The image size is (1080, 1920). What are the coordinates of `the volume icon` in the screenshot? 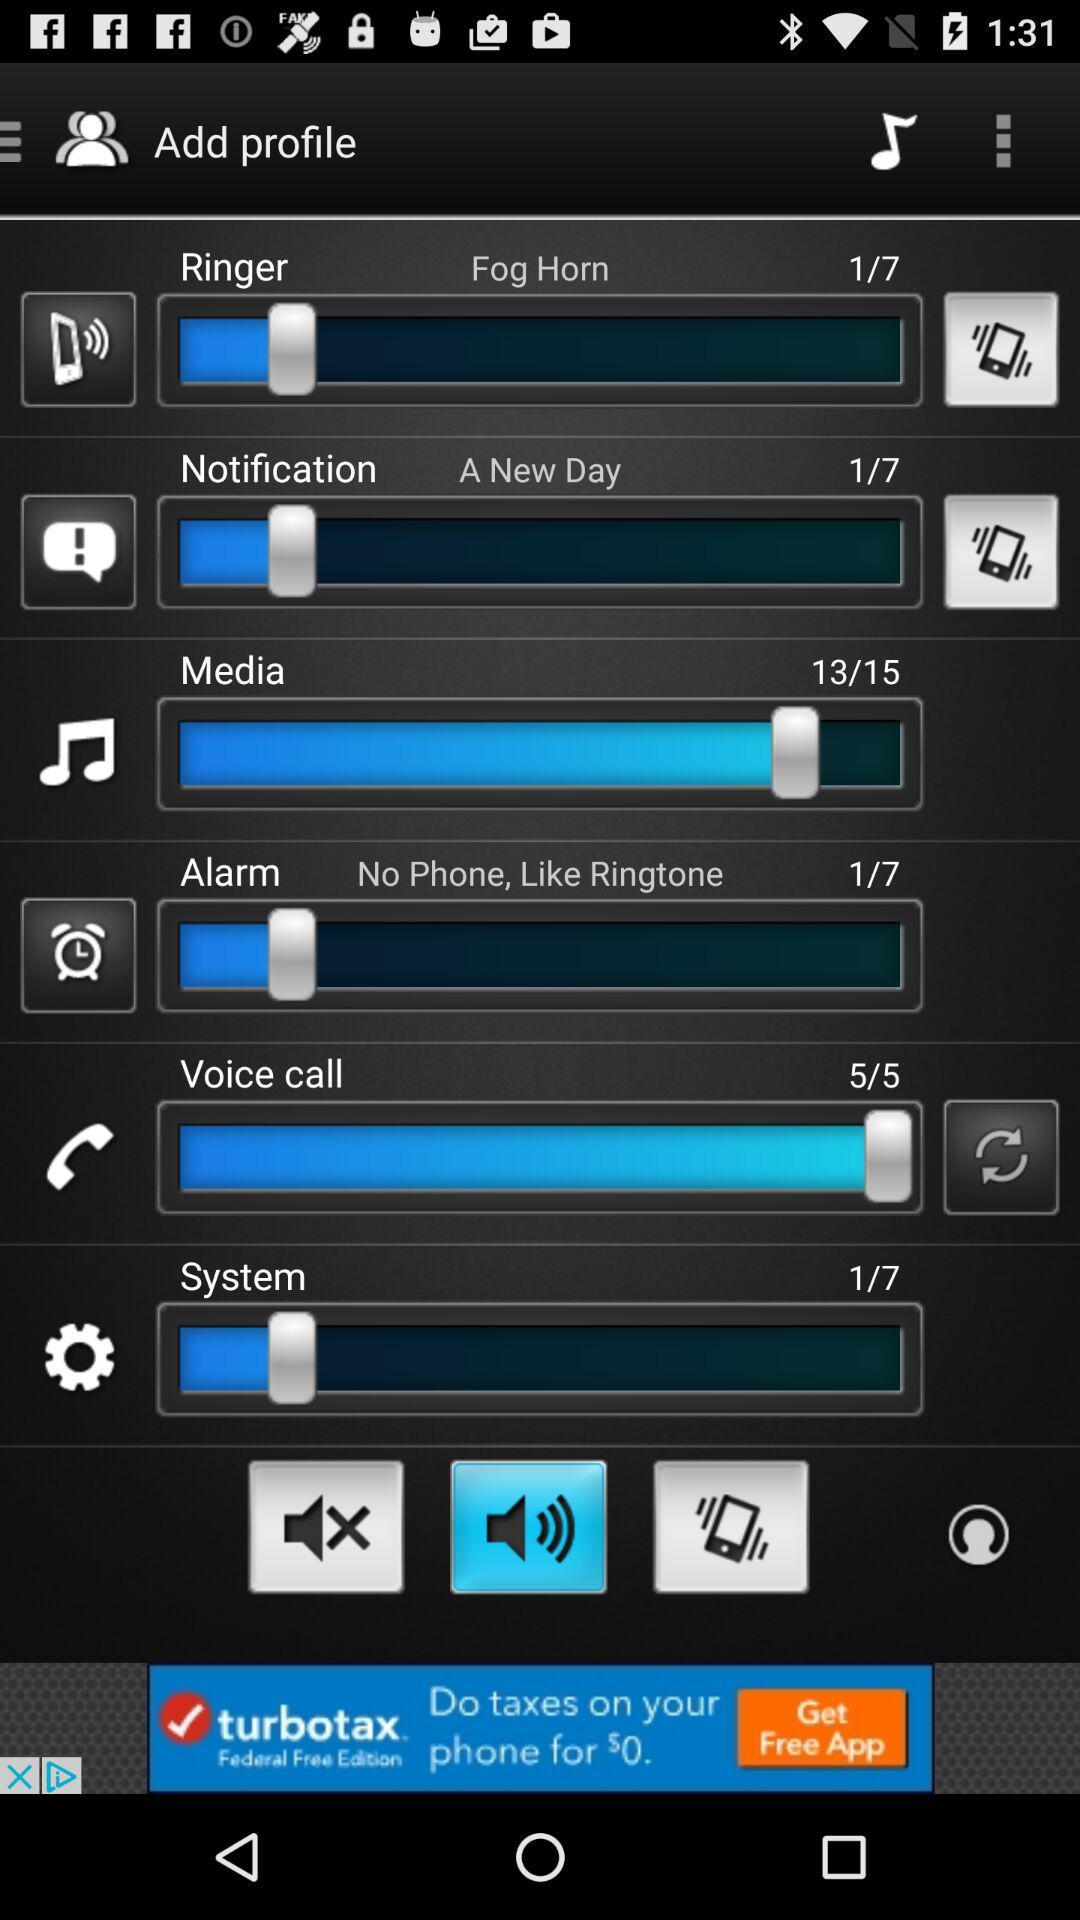 It's located at (527, 1634).